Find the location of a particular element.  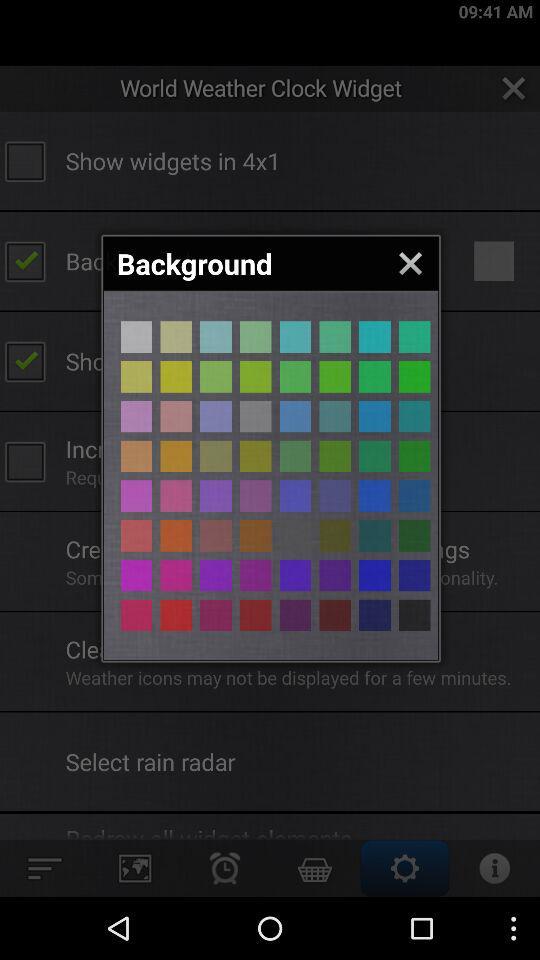

change background color is located at coordinates (255, 575).